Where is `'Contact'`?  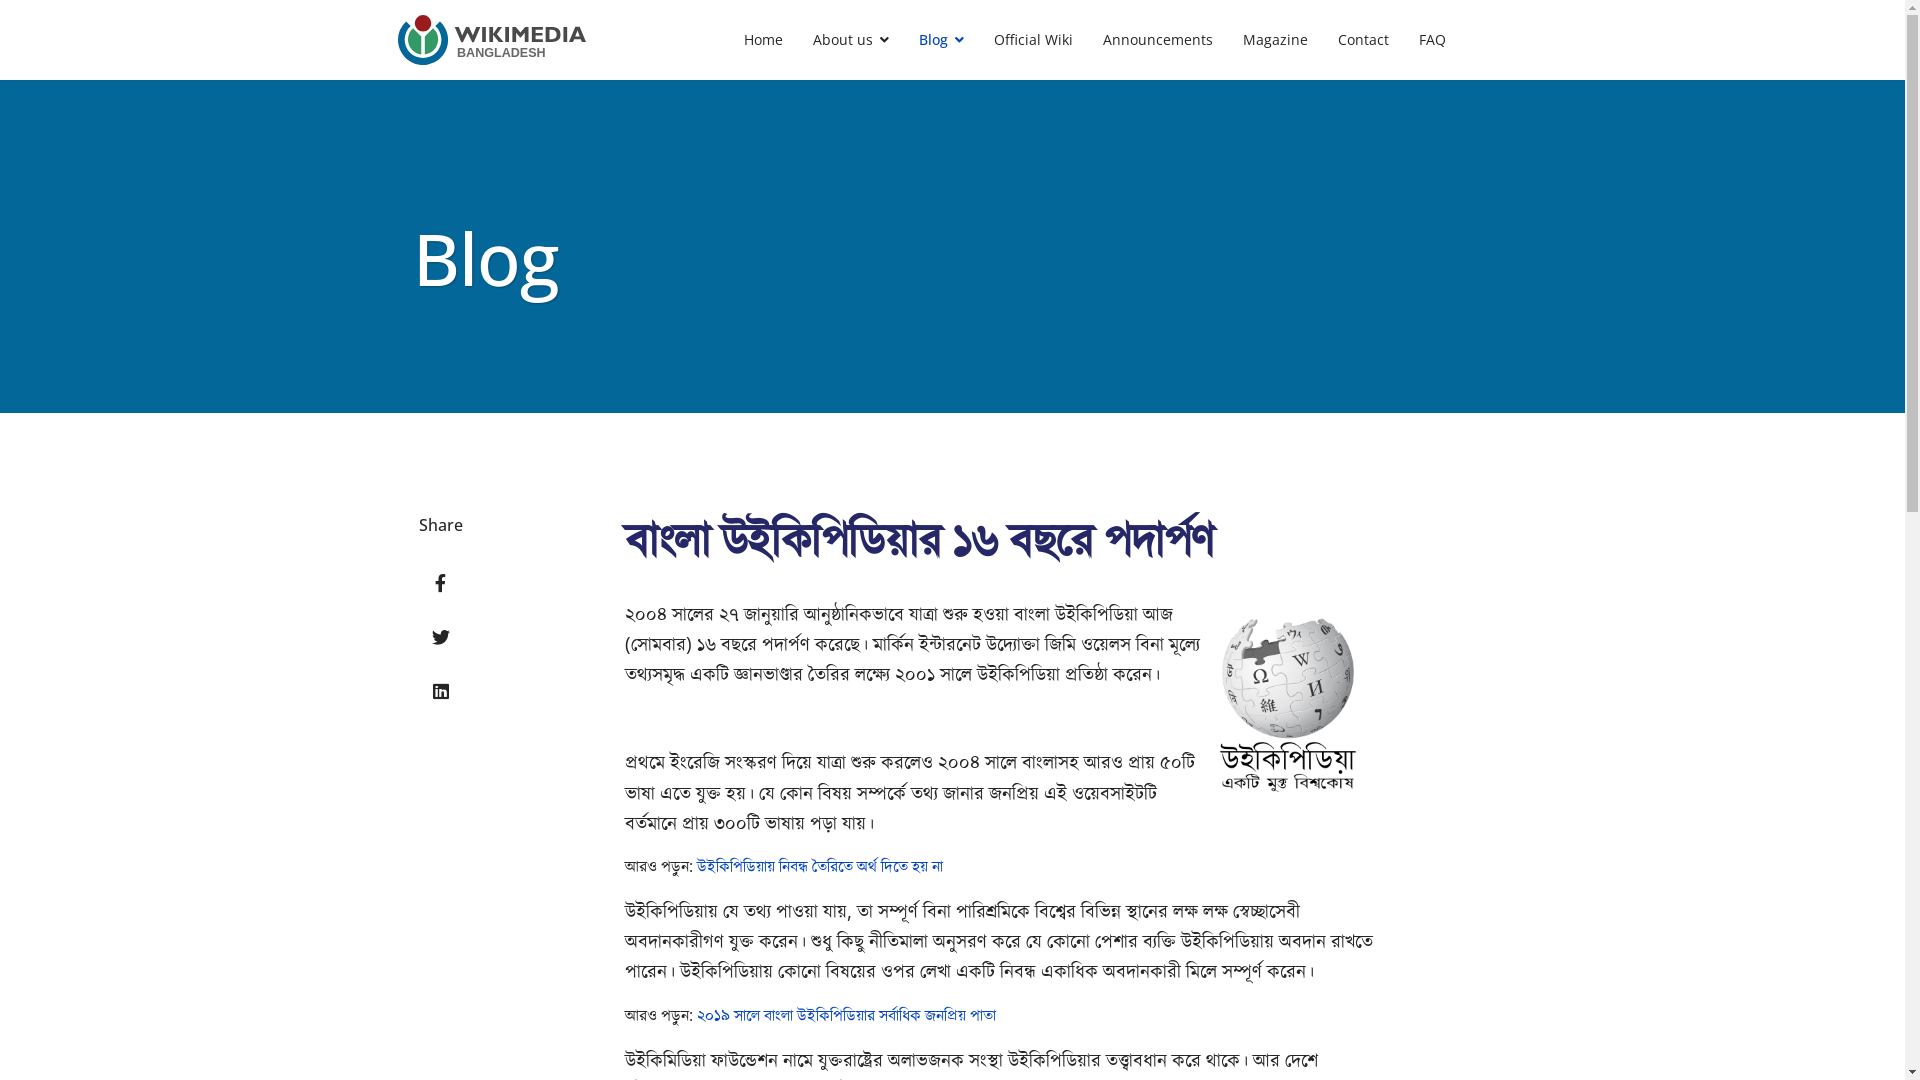 'Contact' is located at coordinates (1362, 39).